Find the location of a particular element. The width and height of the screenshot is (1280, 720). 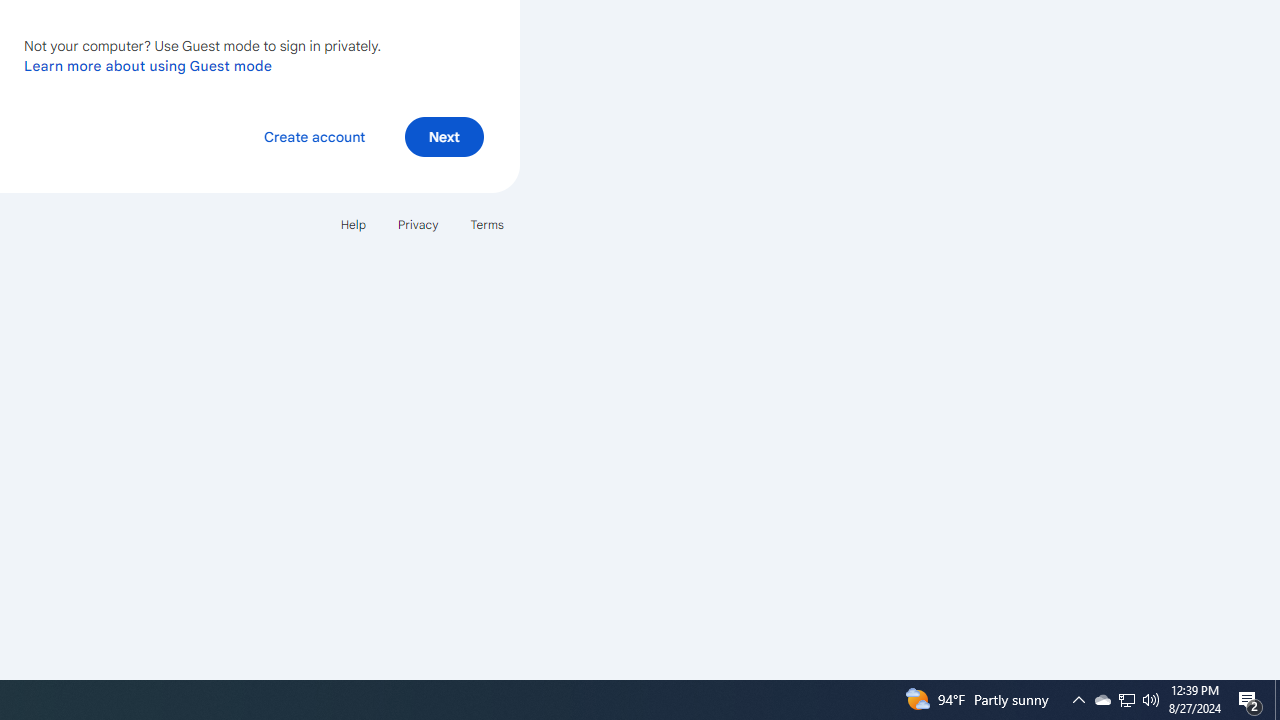

'Learn more about using Guest mode' is located at coordinates (147, 64).